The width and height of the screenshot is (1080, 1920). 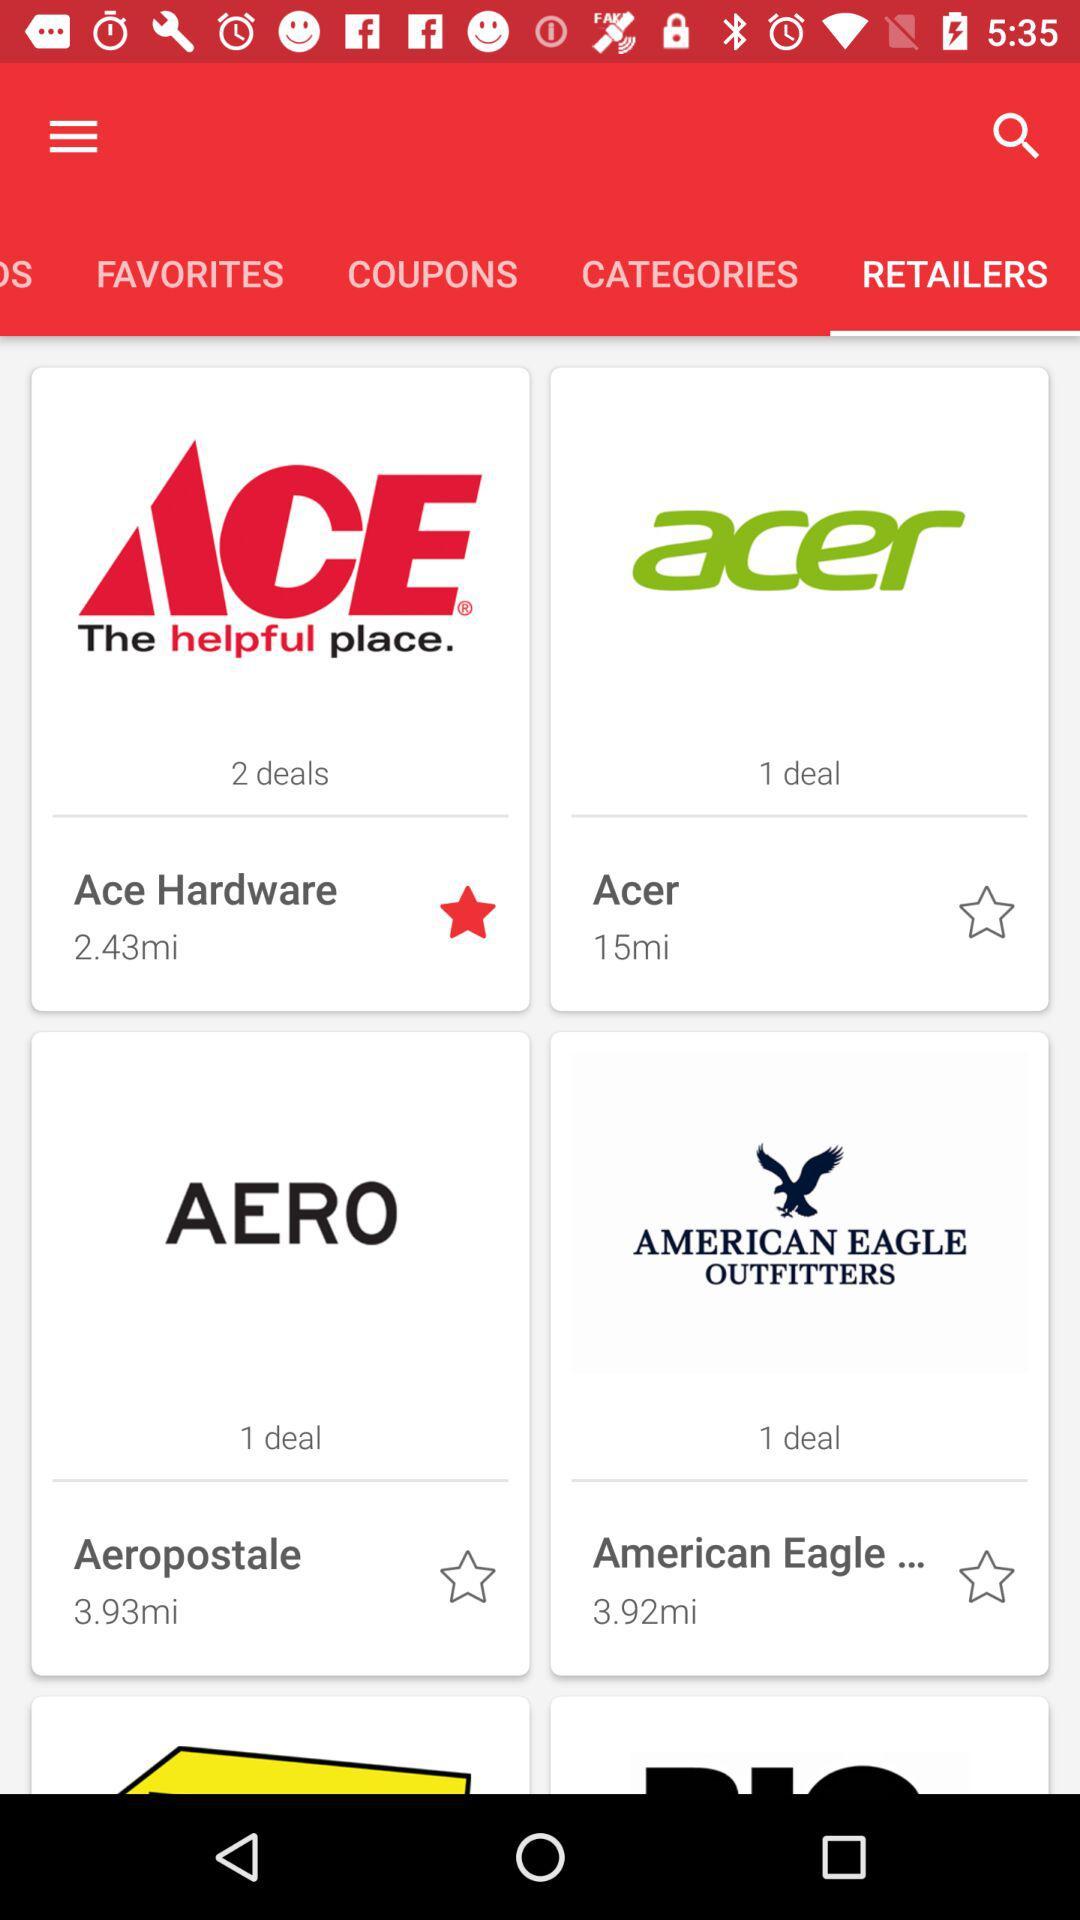 I want to click on this, so click(x=471, y=1580).